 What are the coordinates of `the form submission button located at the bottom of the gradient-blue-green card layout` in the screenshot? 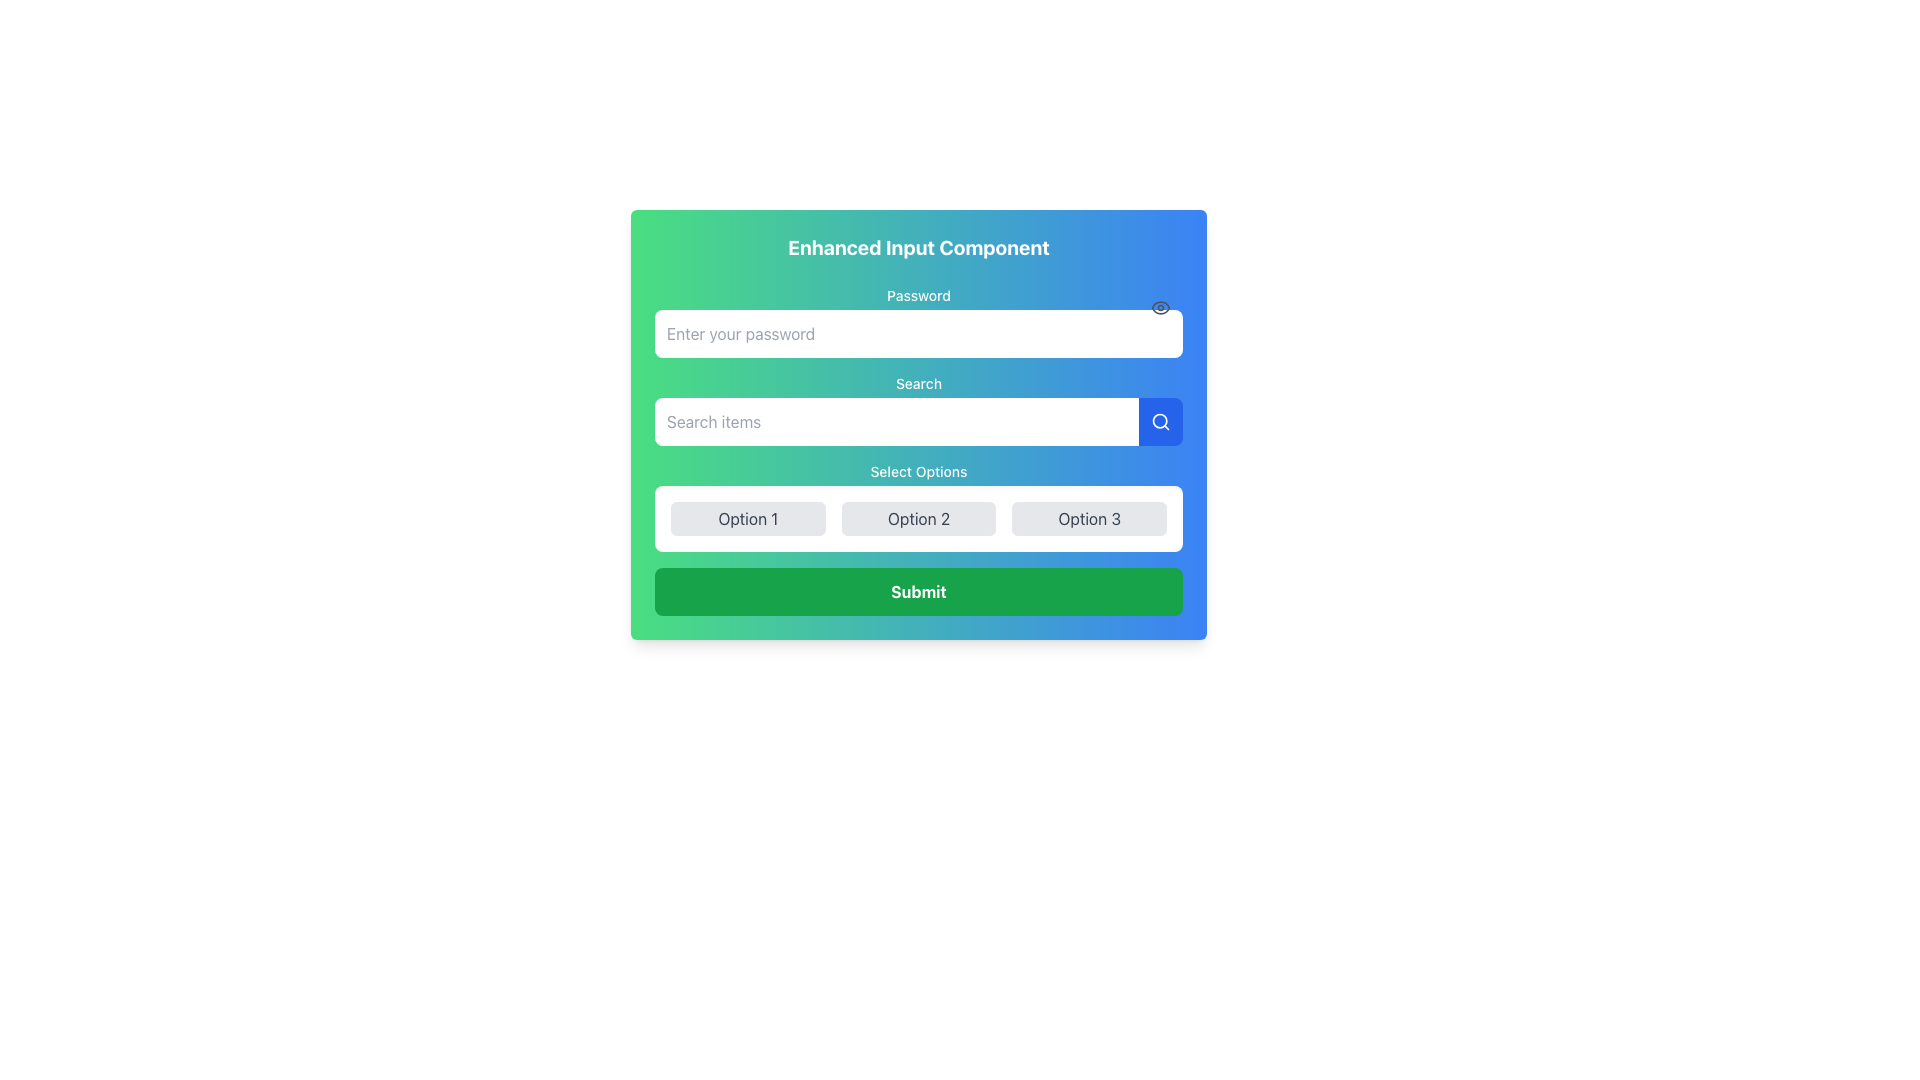 It's located at (917, 590).